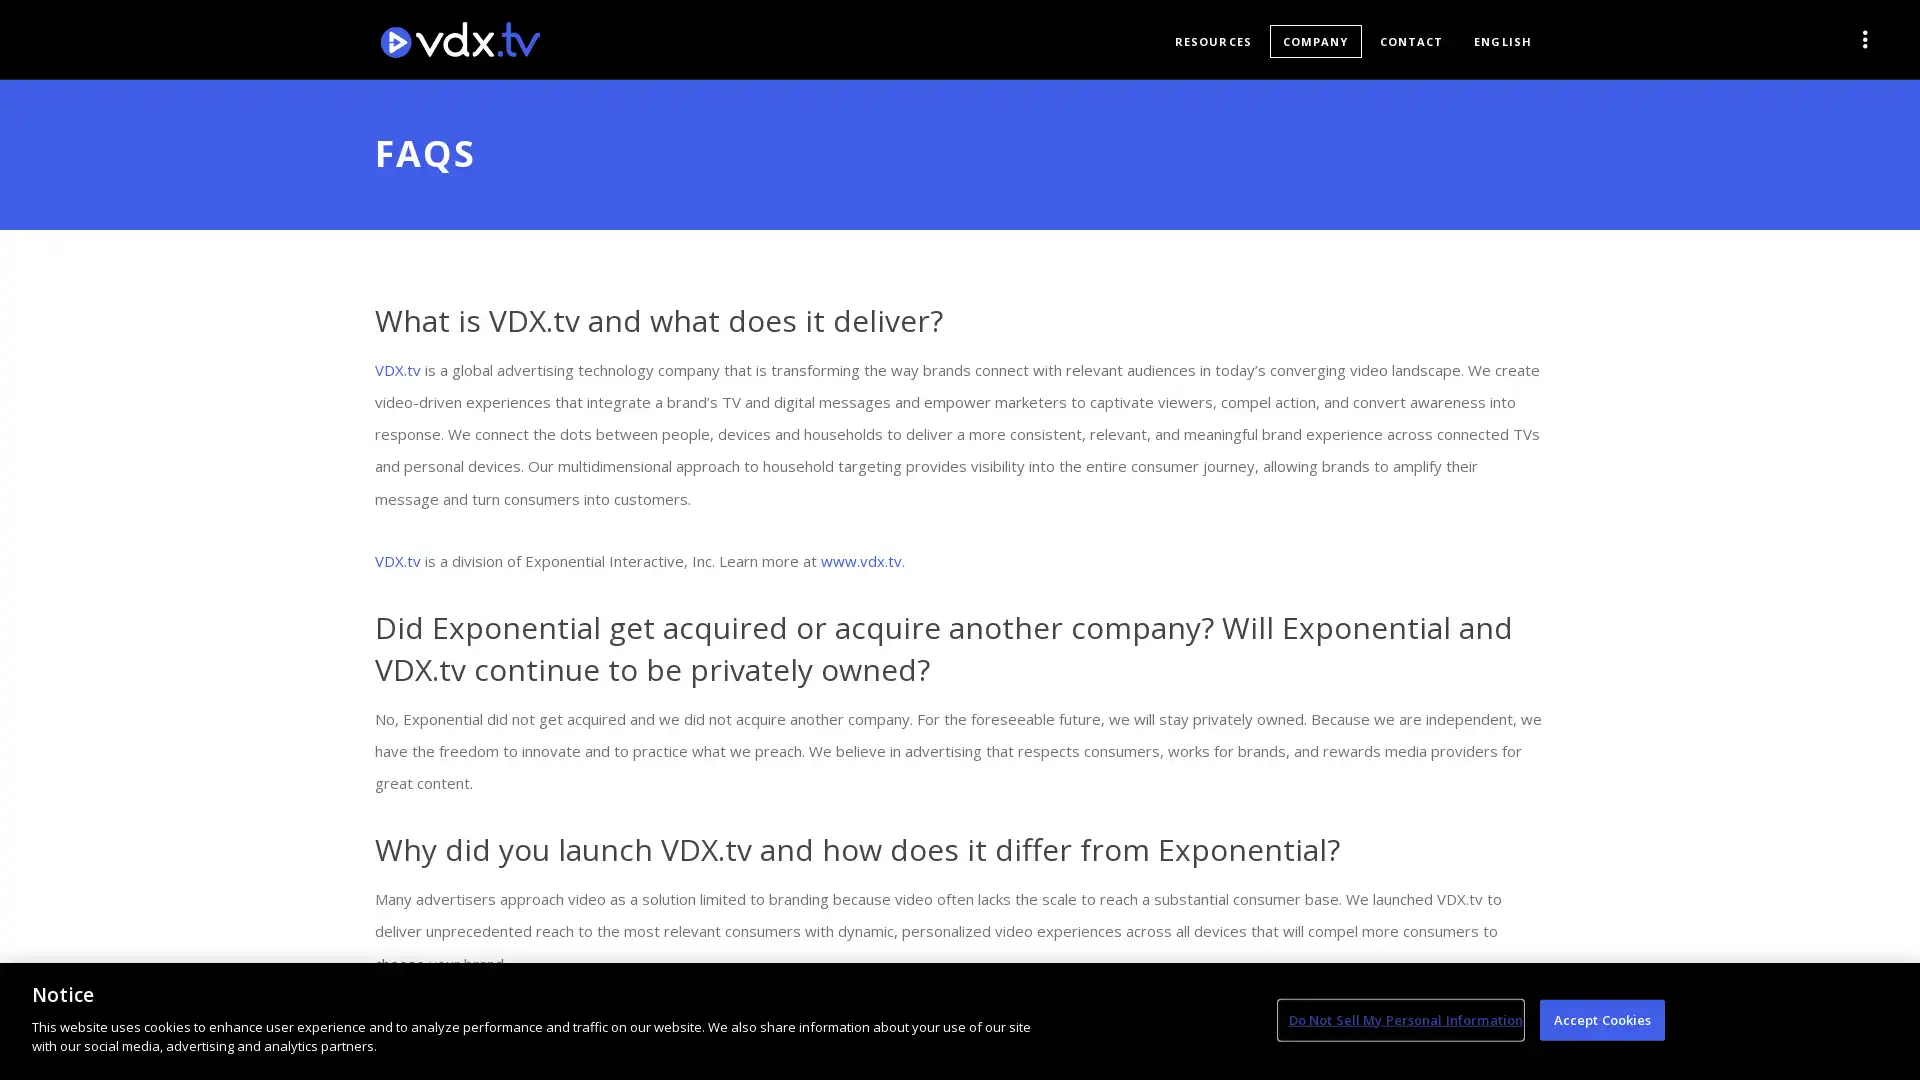 The image size is (1920, 1080). Describe the element at coordinates (1399, 1019) in the screenshot. I see `Do Not Sell My Personal Information` at that location.